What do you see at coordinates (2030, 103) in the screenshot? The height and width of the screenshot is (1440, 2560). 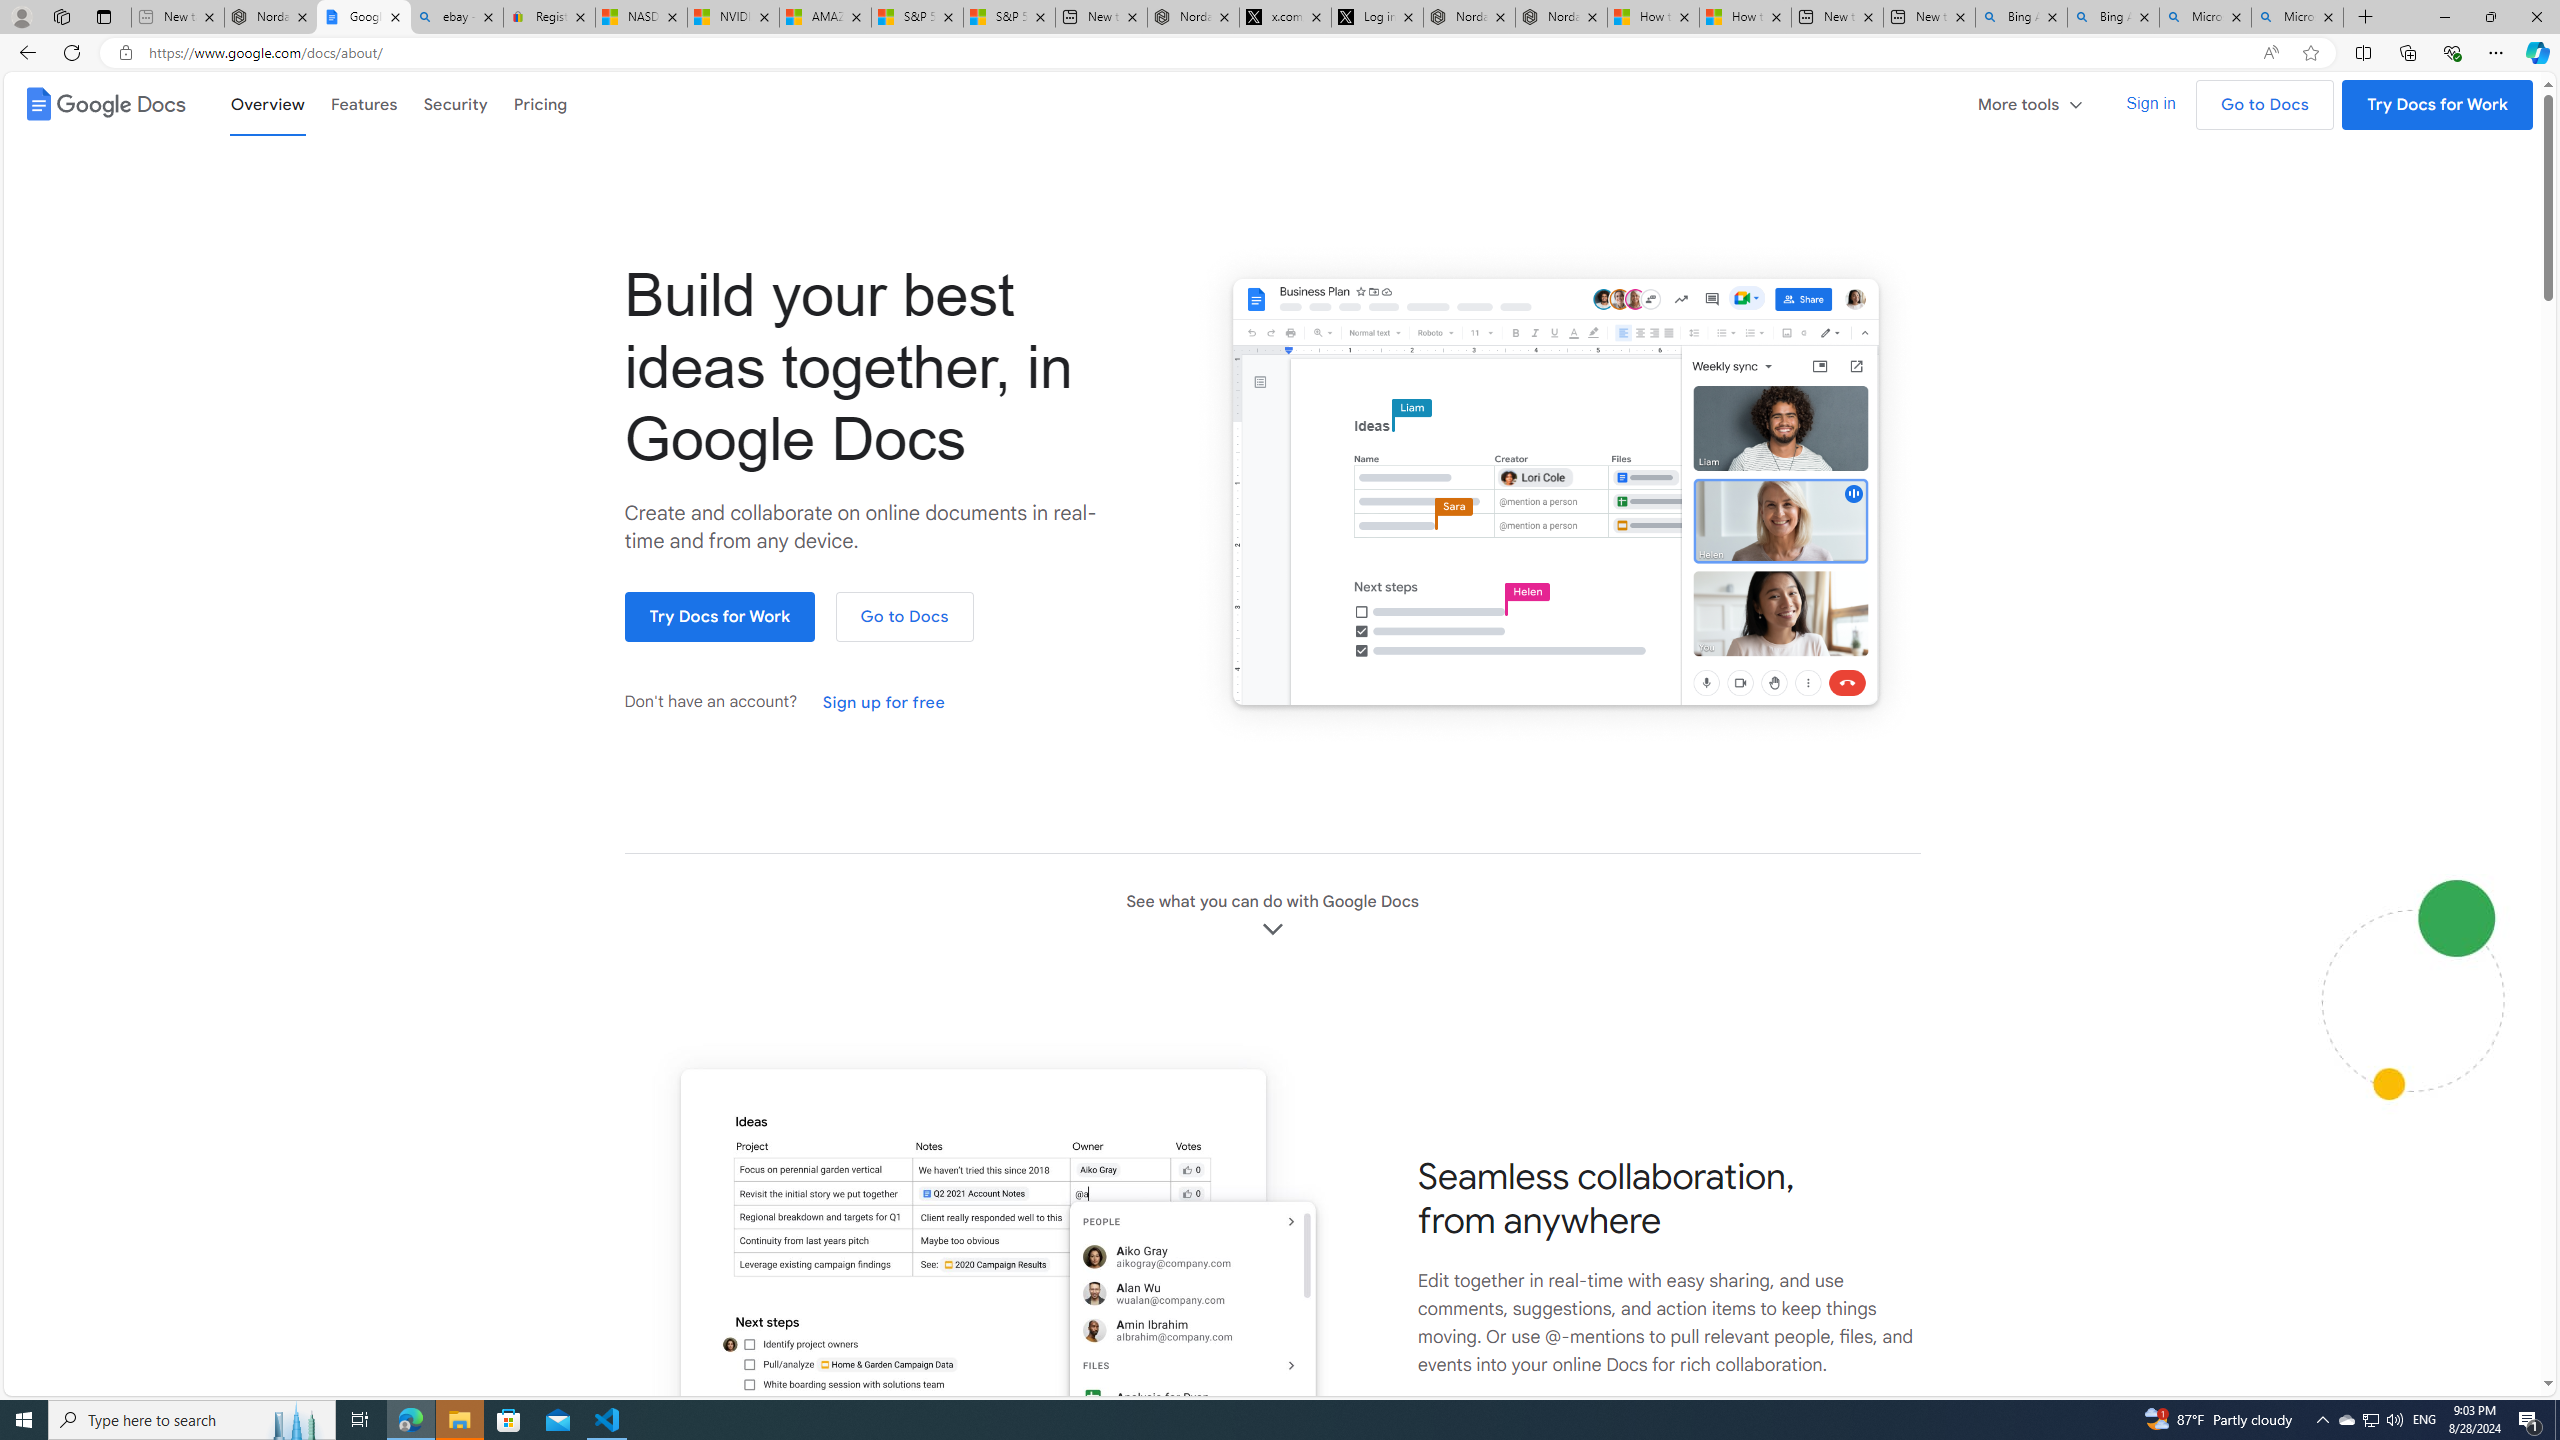 I see `'More tools'` at bounding box center [2030, 103].